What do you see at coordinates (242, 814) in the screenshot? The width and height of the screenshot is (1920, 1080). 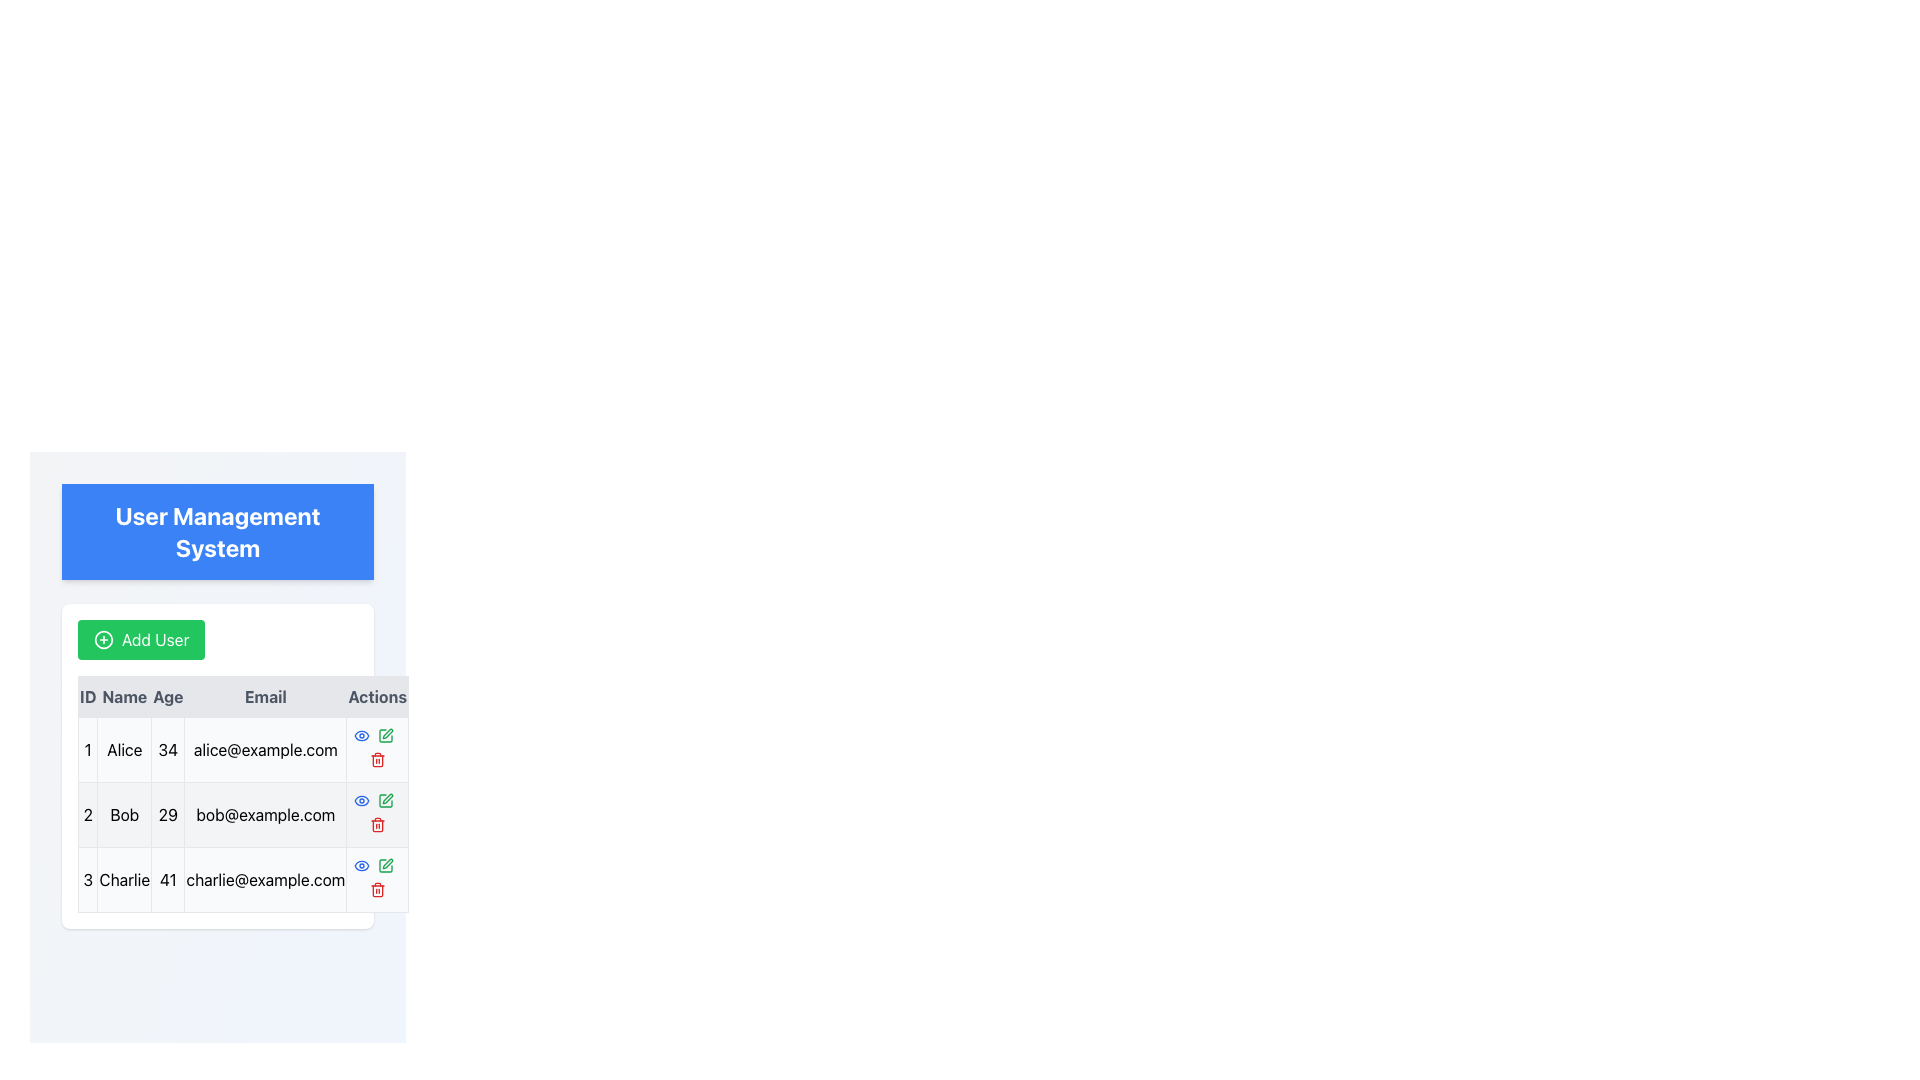 I see `the second row in the table displaying details for 'Bob', age 29, with the email 'bob@example.com'` at bounding box center [242, 814].